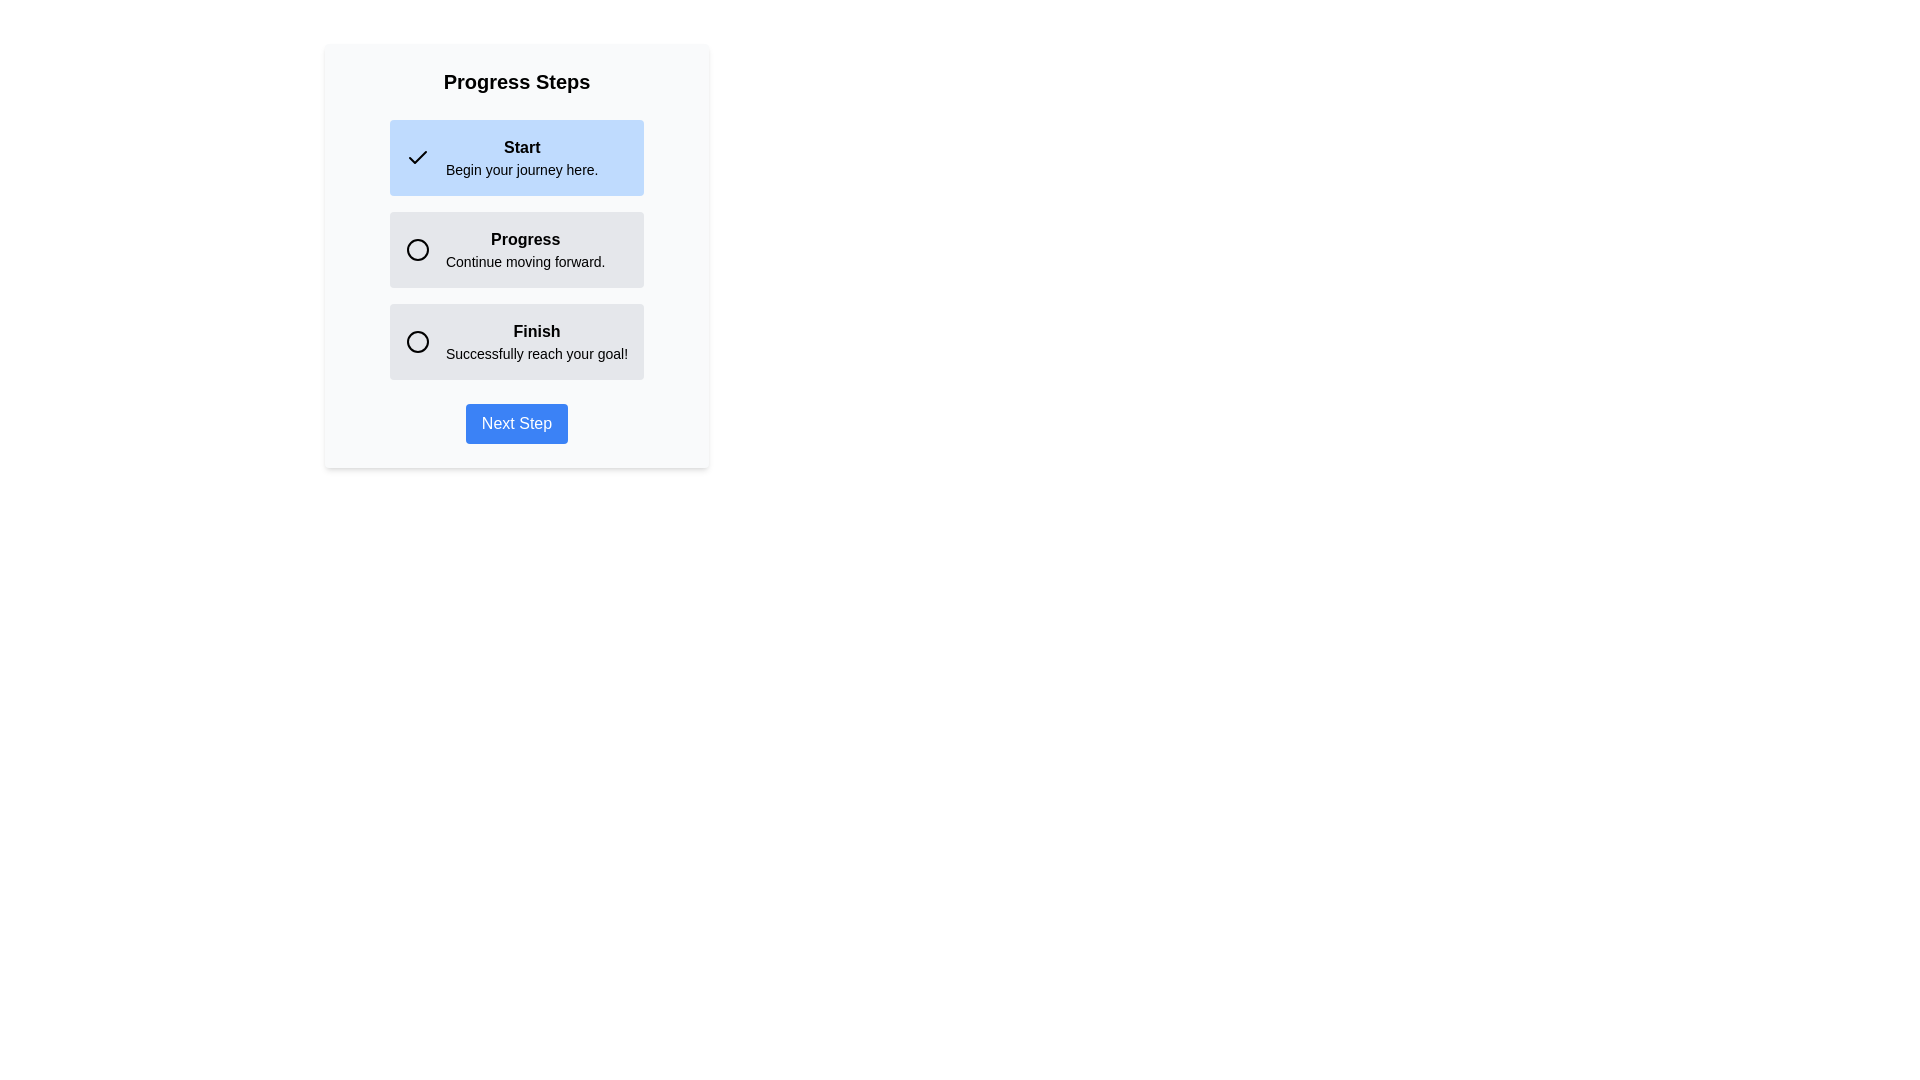 The image size is (1920, 1080). Describe the element at coordinates (537, 330) in the screenshot. I see `the 'Finish' text label, which is a bold rectangular label with a darker background, centrally aligned within the bottommost step box of the progress steps` at that location.